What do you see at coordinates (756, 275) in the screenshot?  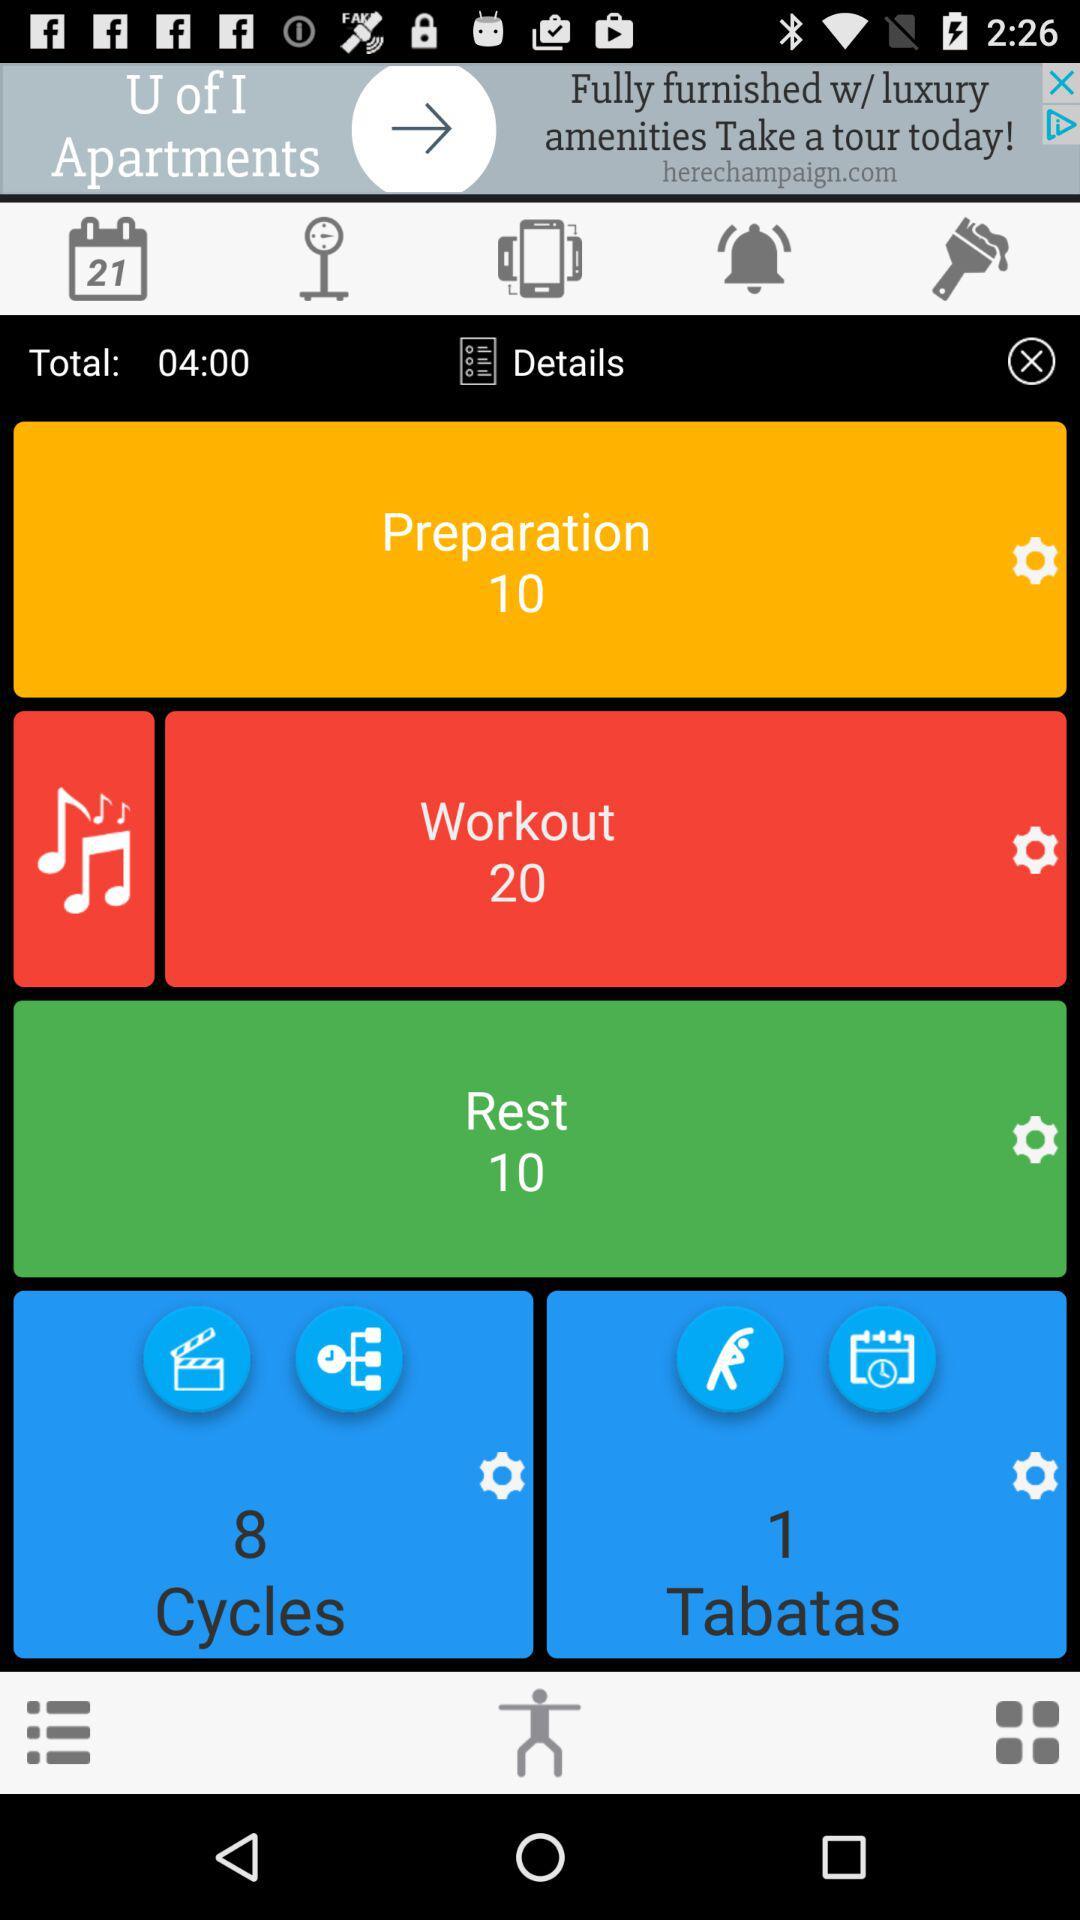 I see `the notifications icon` at bounding box center [756, 275].